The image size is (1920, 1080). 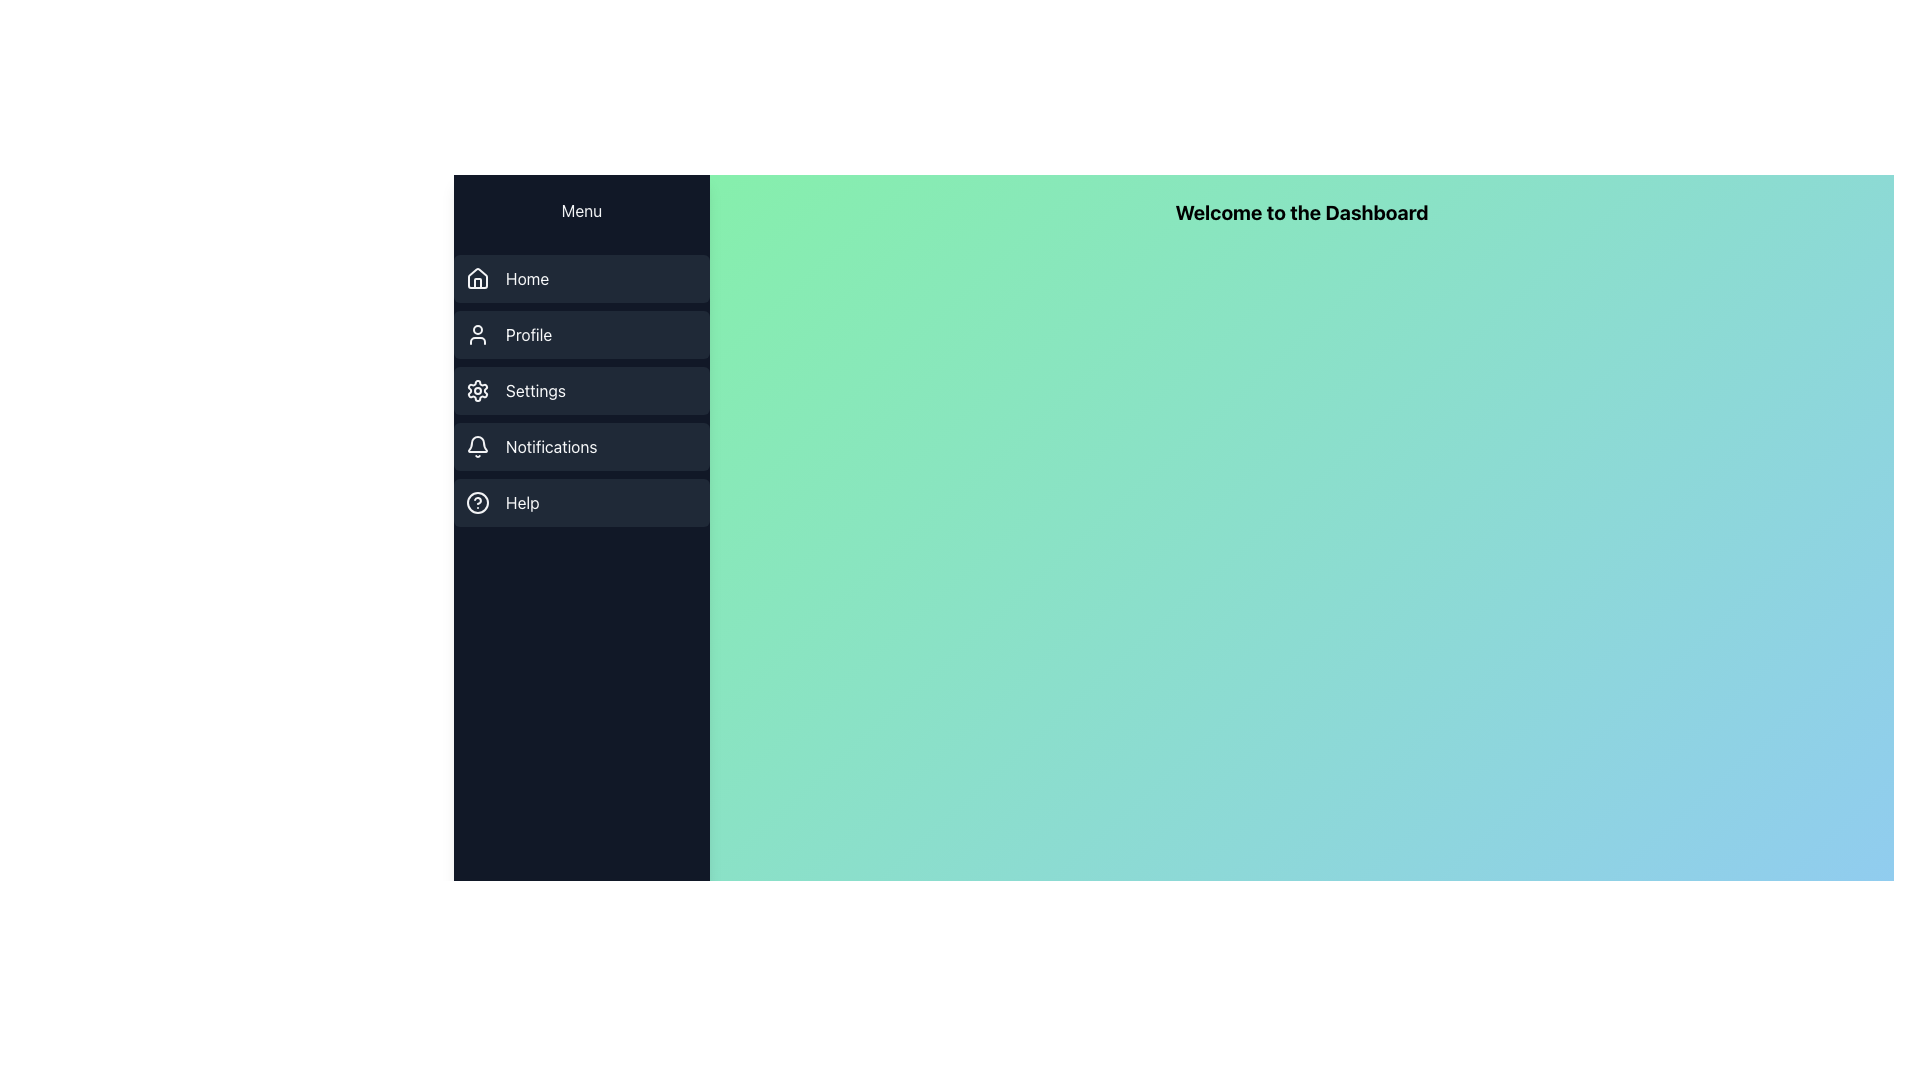 I want to click on Notifications text label in the vertical navigation menu, which is the fourth item in the list, to understand its purpose, so click(x=551, y=446).